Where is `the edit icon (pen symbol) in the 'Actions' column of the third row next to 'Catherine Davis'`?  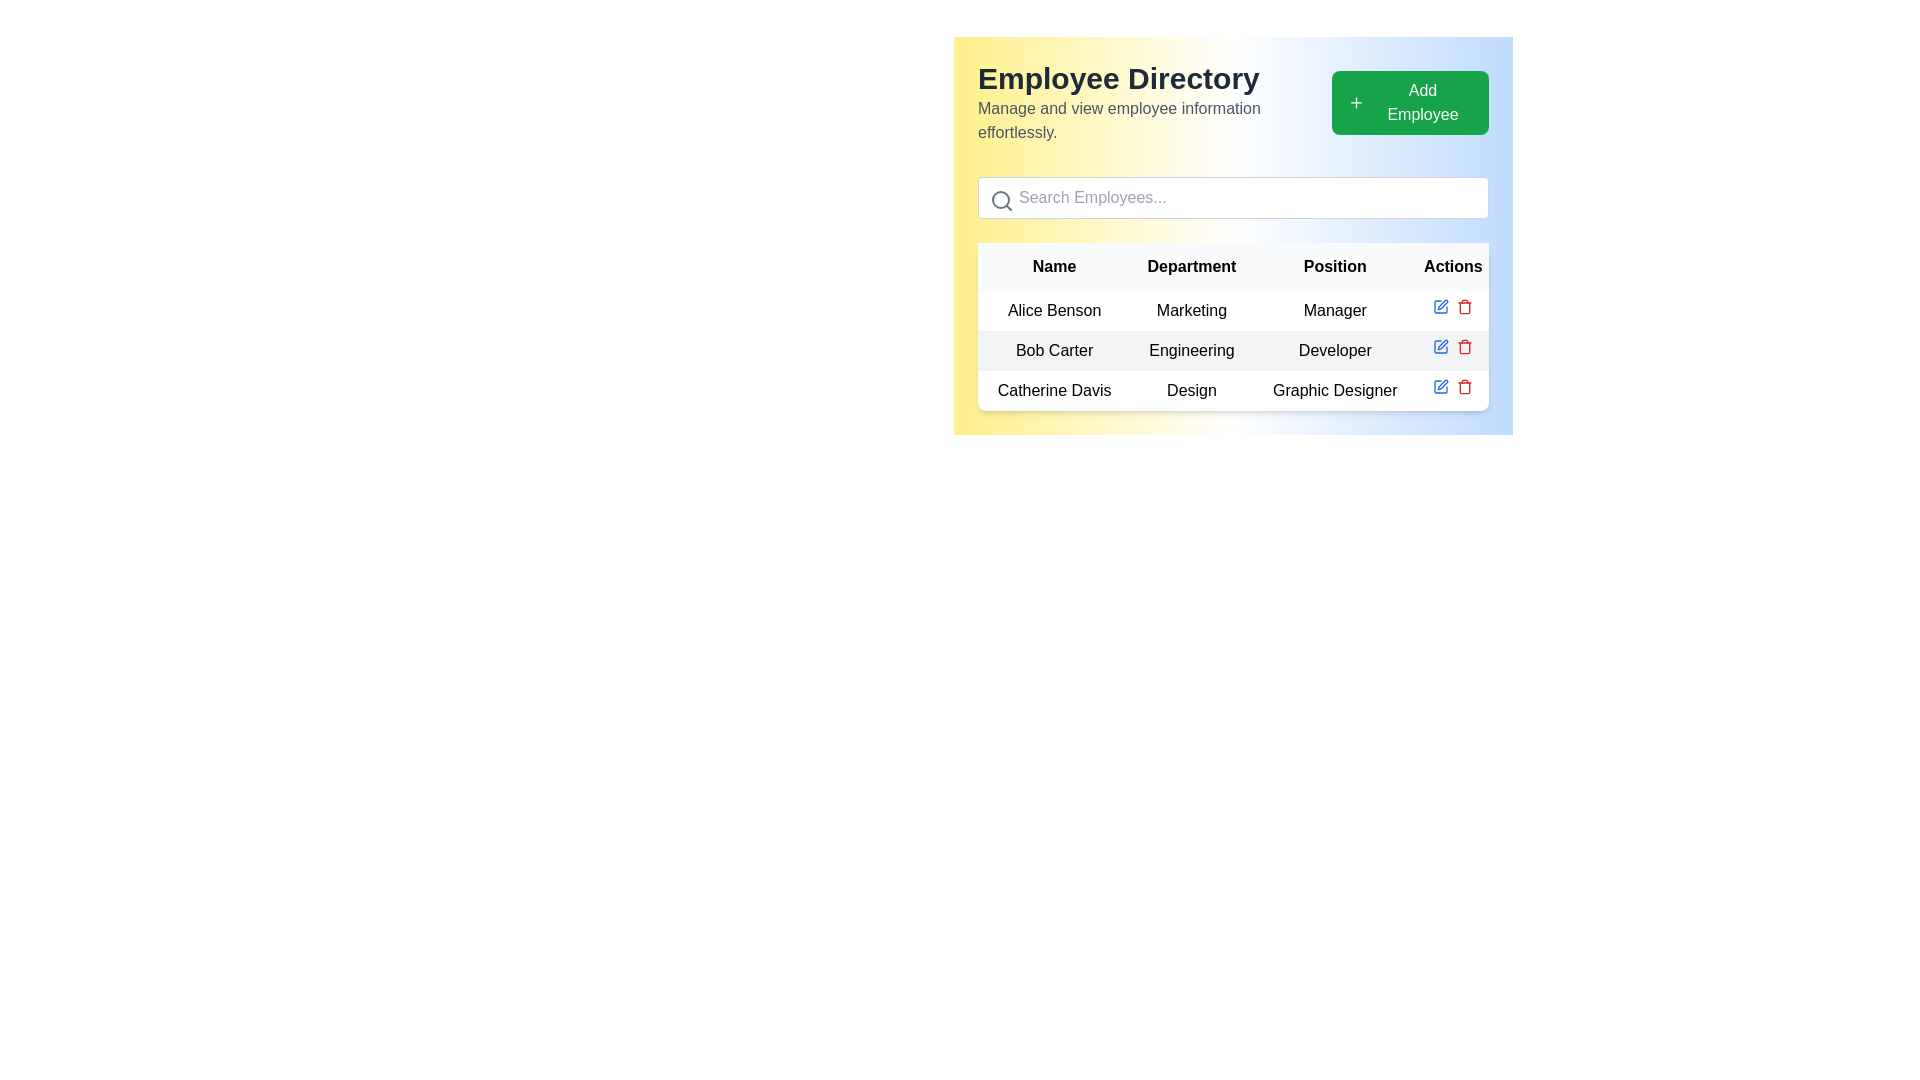
the edit icon (pen symbol) in the 'Actions' column of the third row next to 'Catherine Davis' is located at coordinates (1443, 385).